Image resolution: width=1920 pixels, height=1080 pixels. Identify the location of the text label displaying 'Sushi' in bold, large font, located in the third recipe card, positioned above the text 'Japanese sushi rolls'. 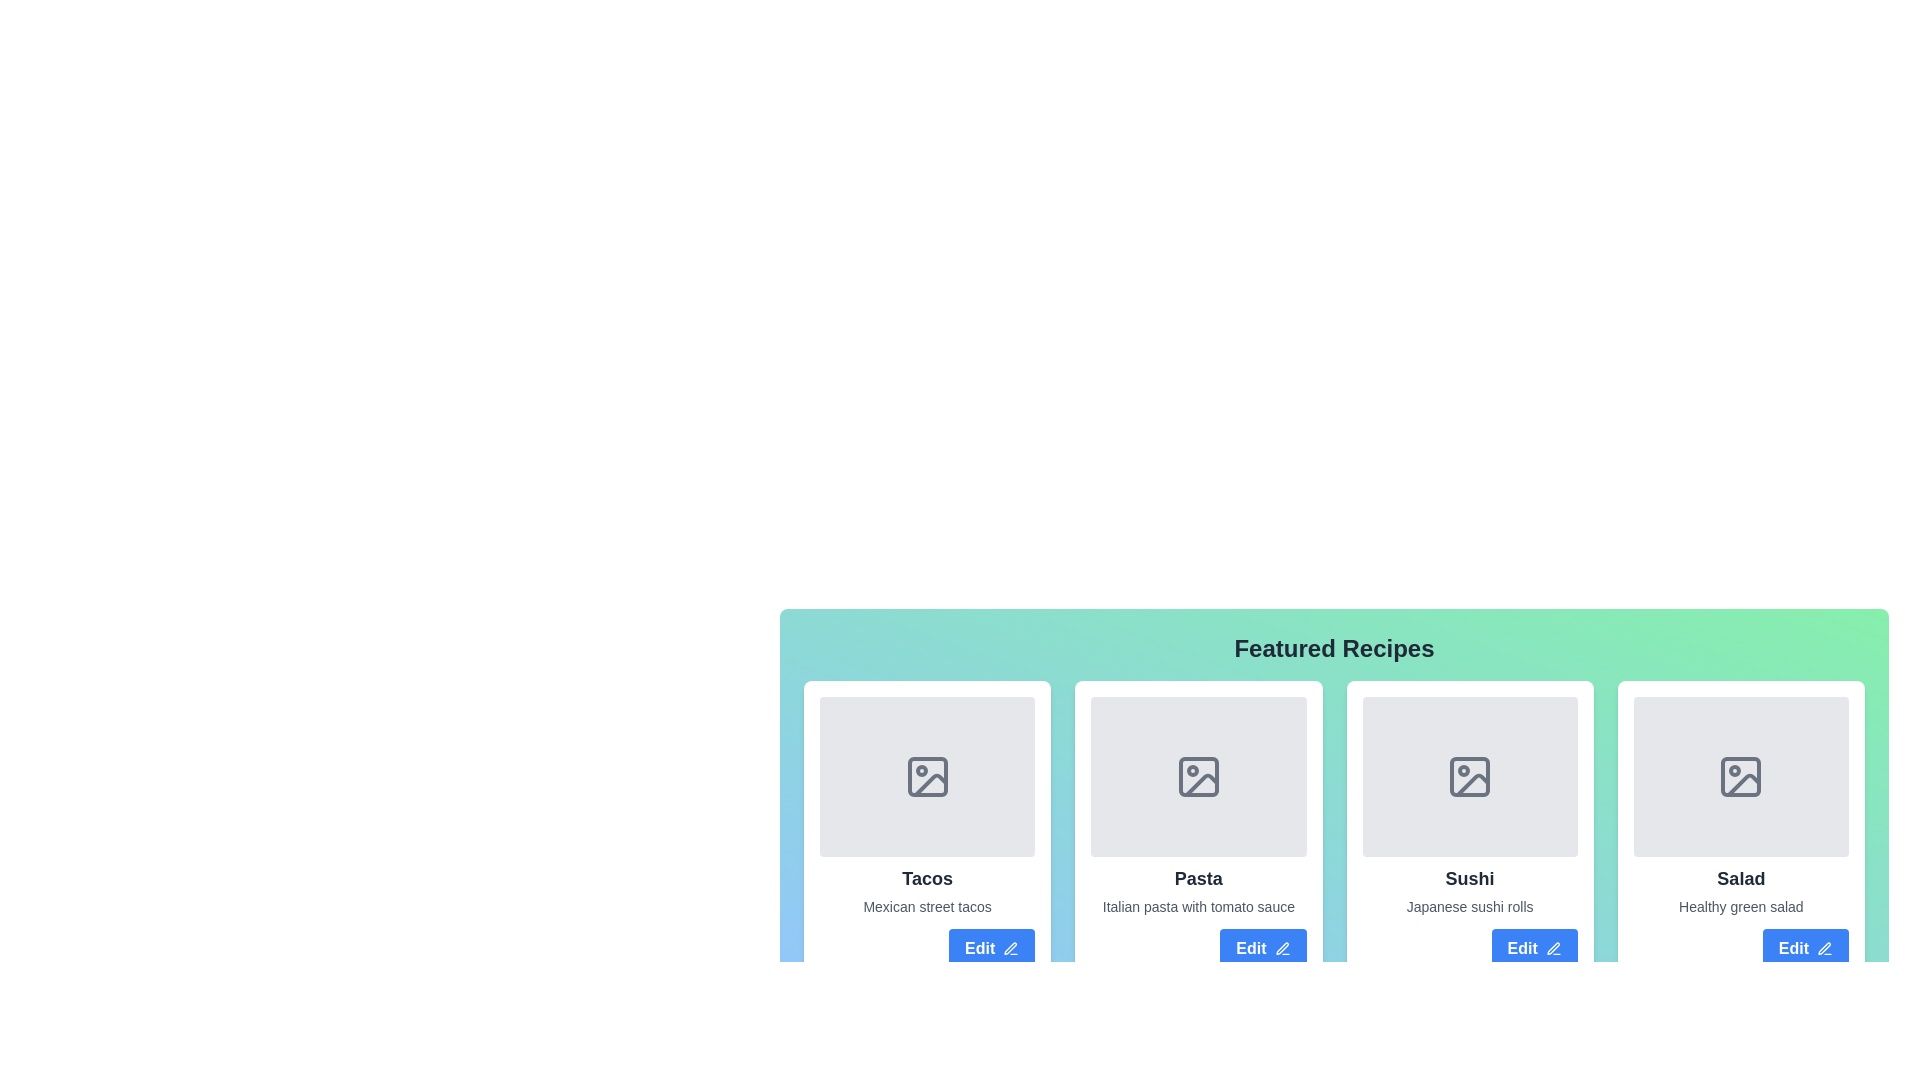
(1470, 878).